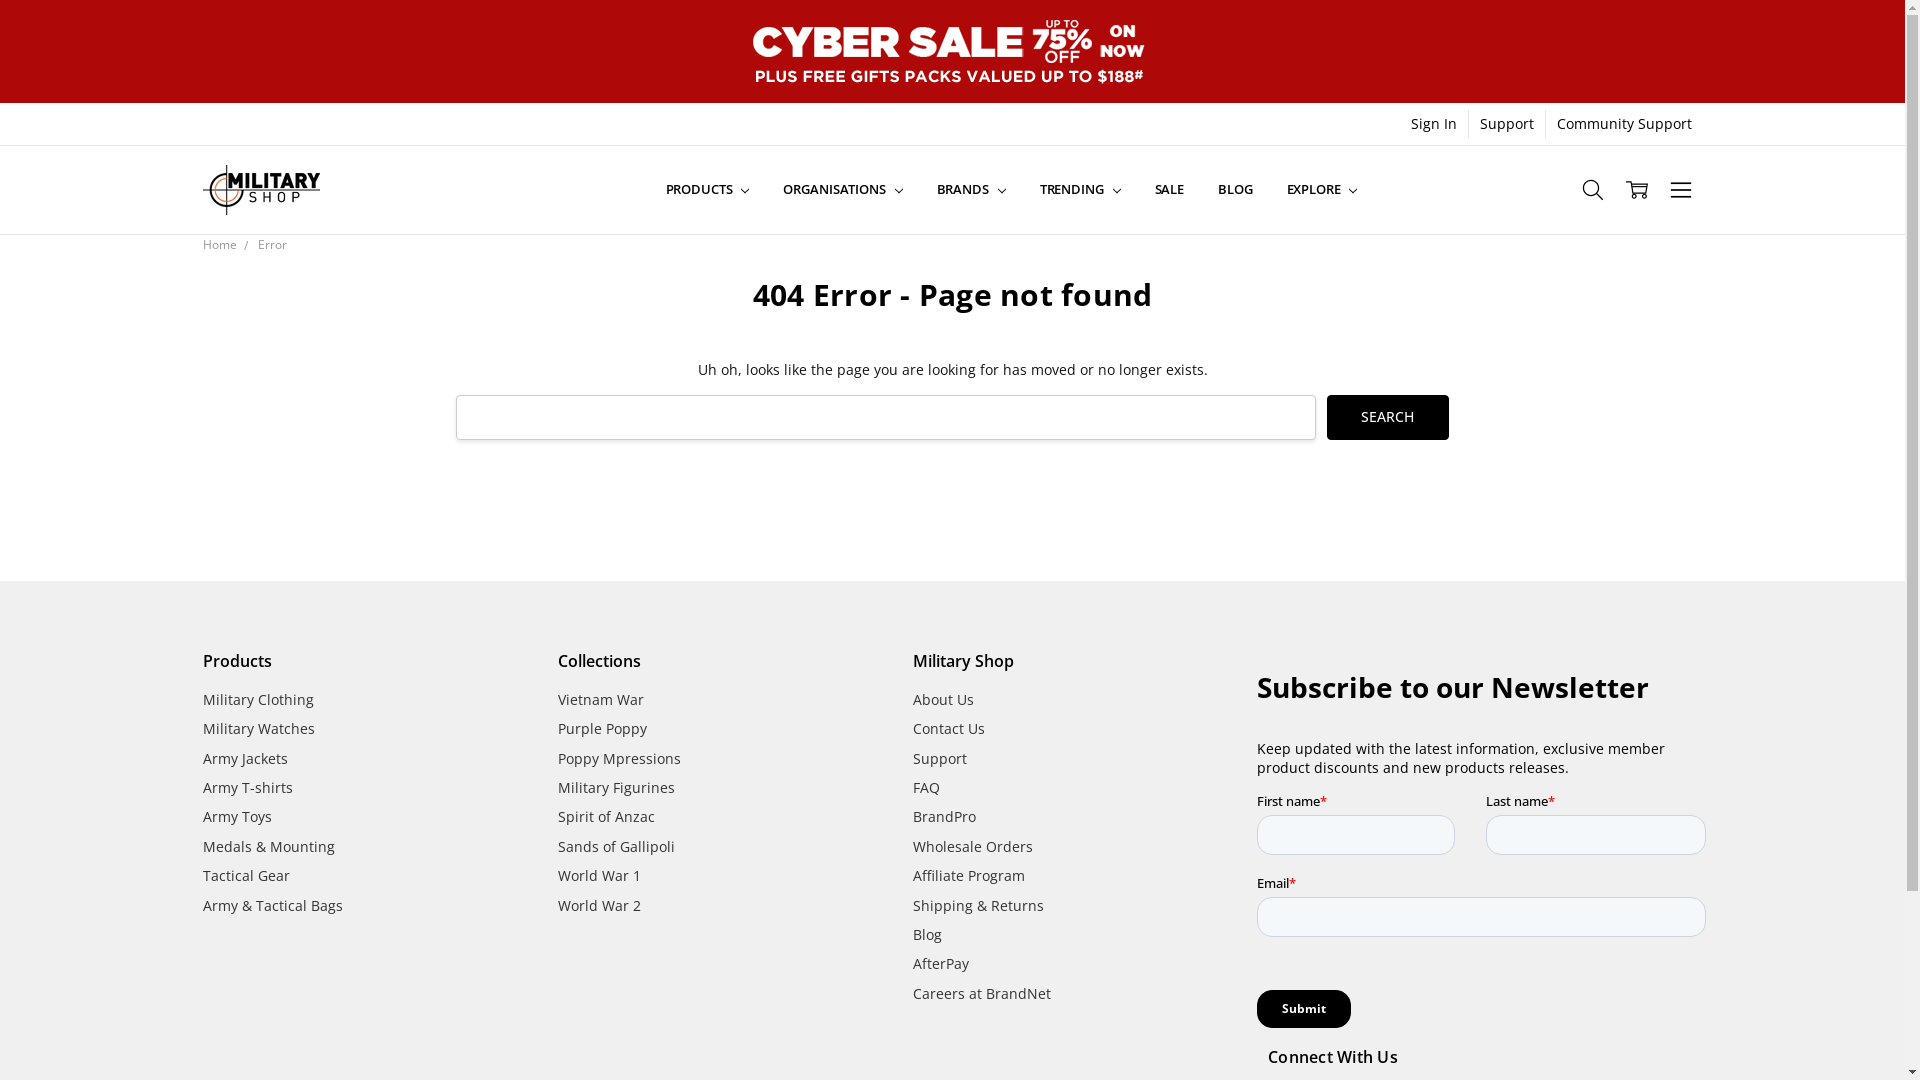 Image resolution: width=1920 pixels, height=1080 pixels. What do you see at coordinates (245, 786) in the screenshot?
I see `'Army T-shirts'` at bounding box center [245, 786].